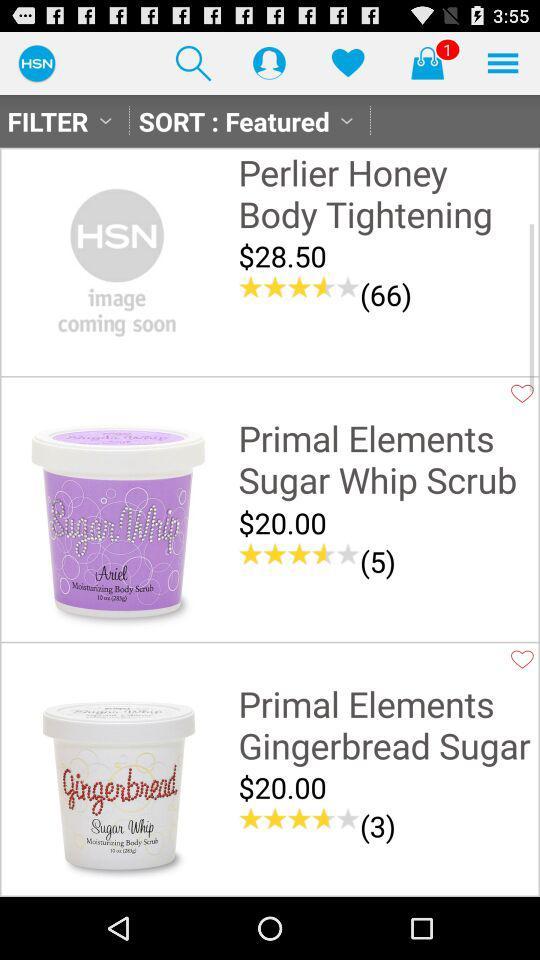  What do you see at coordinates (522, 658) in the screenshot?
I see `press like` at bounding box center [522, 658].